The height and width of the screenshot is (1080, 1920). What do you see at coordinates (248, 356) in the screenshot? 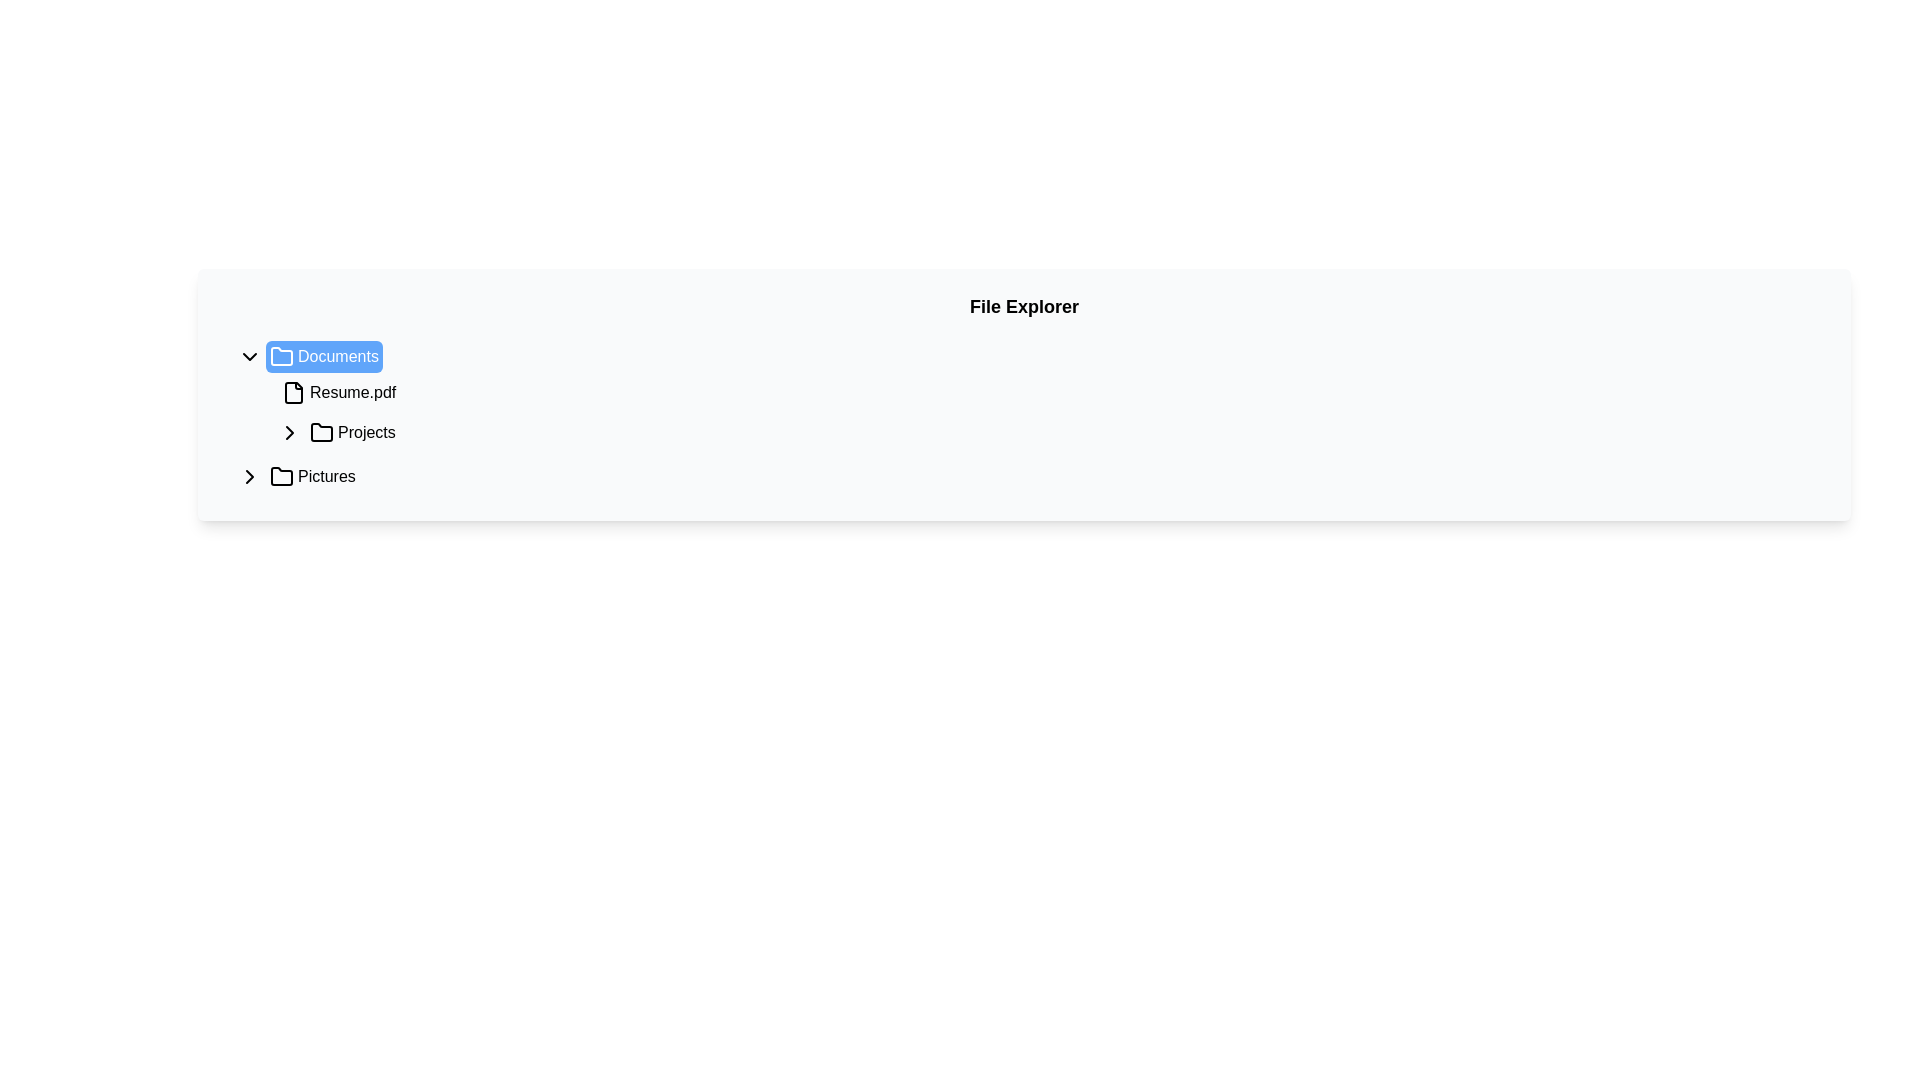
I see `the toggle button located to the left and slightly above the 'Documents' folder label` at bounding box center [248, 356].